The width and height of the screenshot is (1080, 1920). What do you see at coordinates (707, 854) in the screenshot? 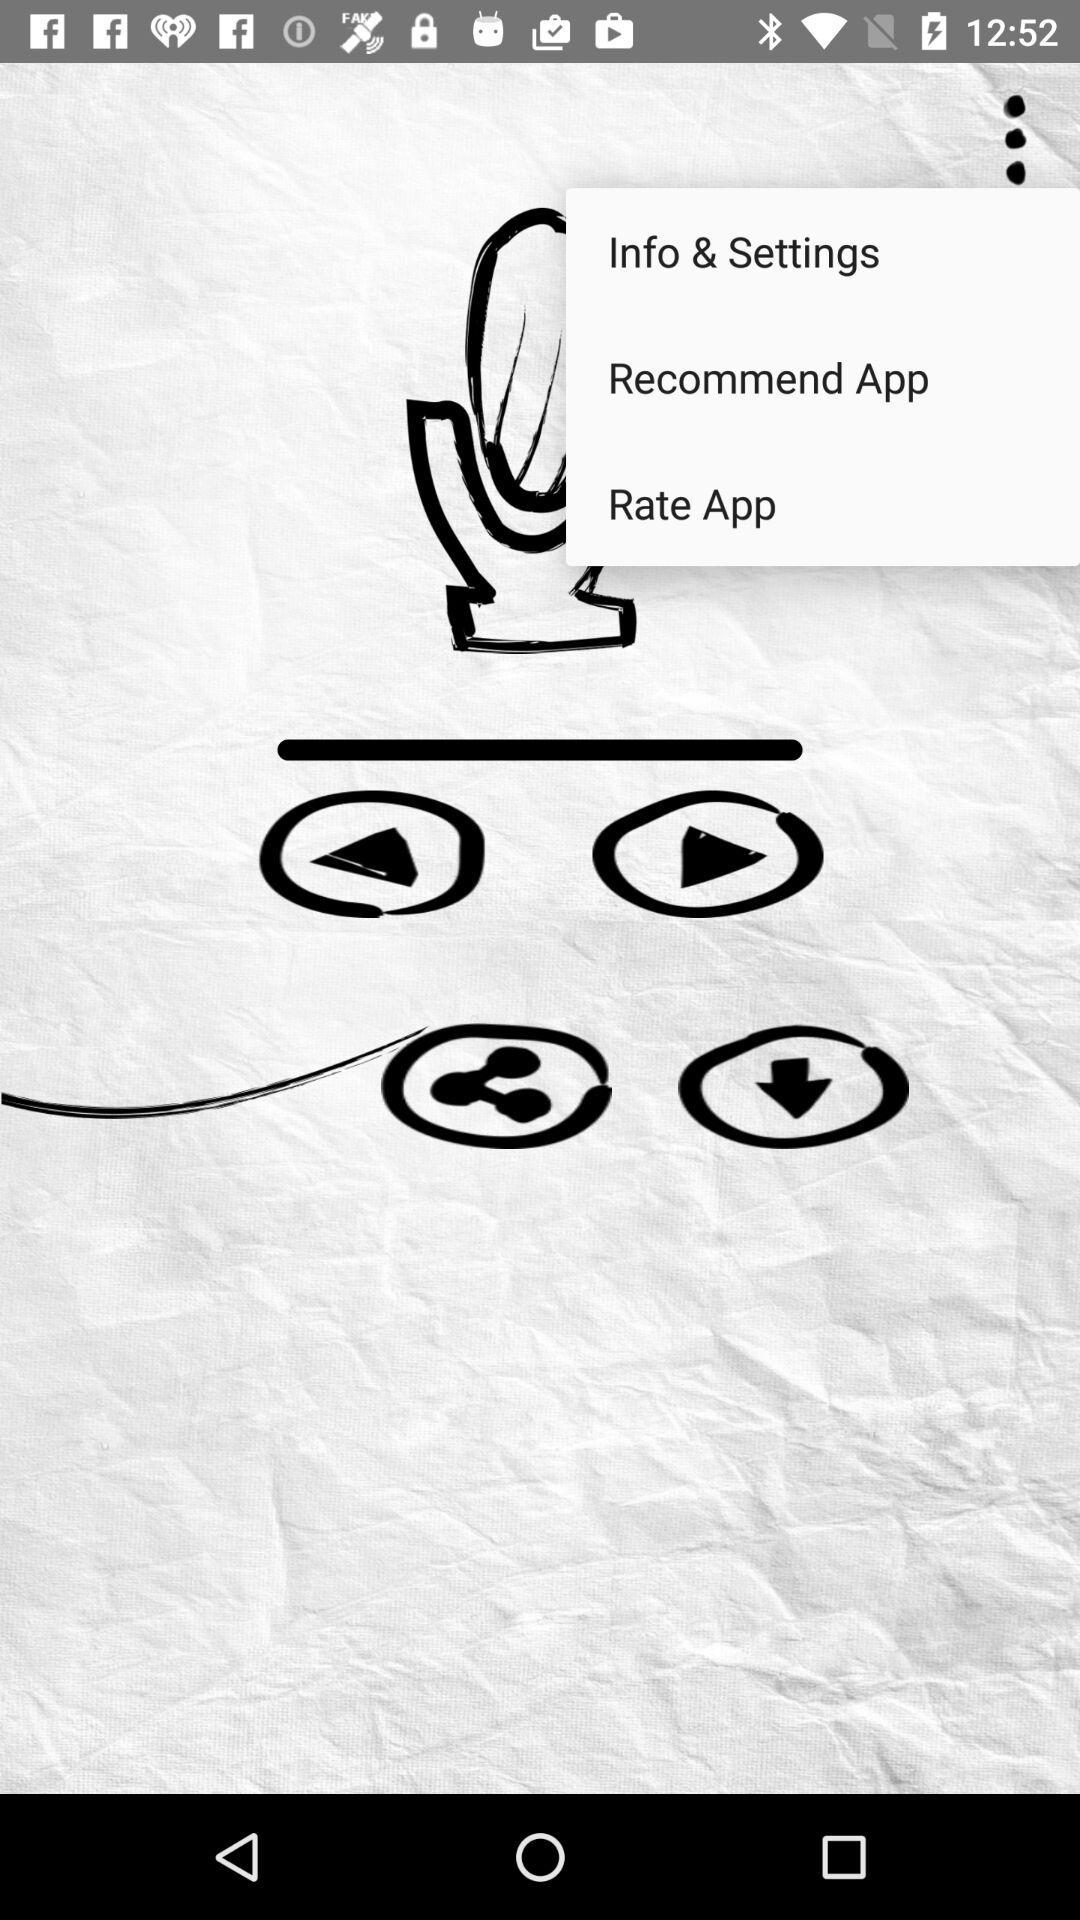
I see `song` at bounding box center [707, 854].